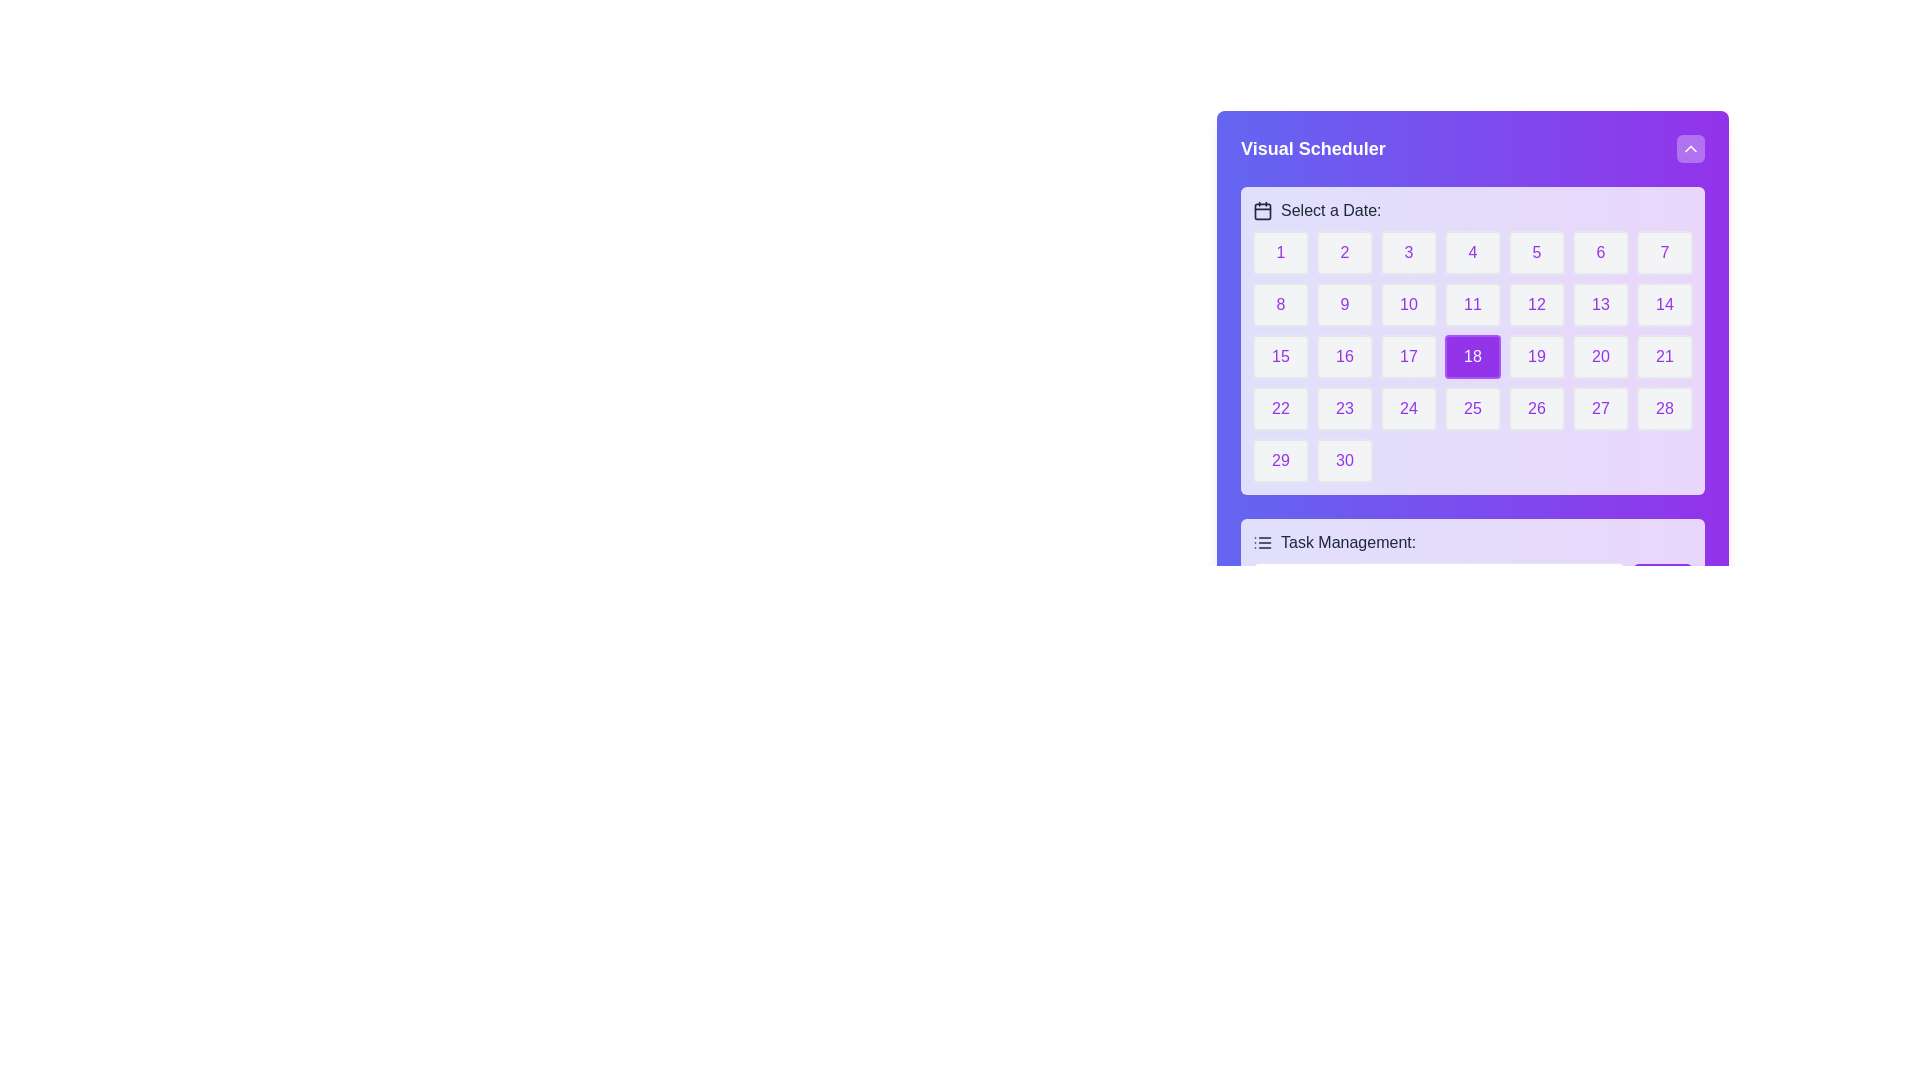  Describe the element at coordinates (1473, 356) in the screenshot. I see `the button for the date '18' in the date selection panel` at that location.